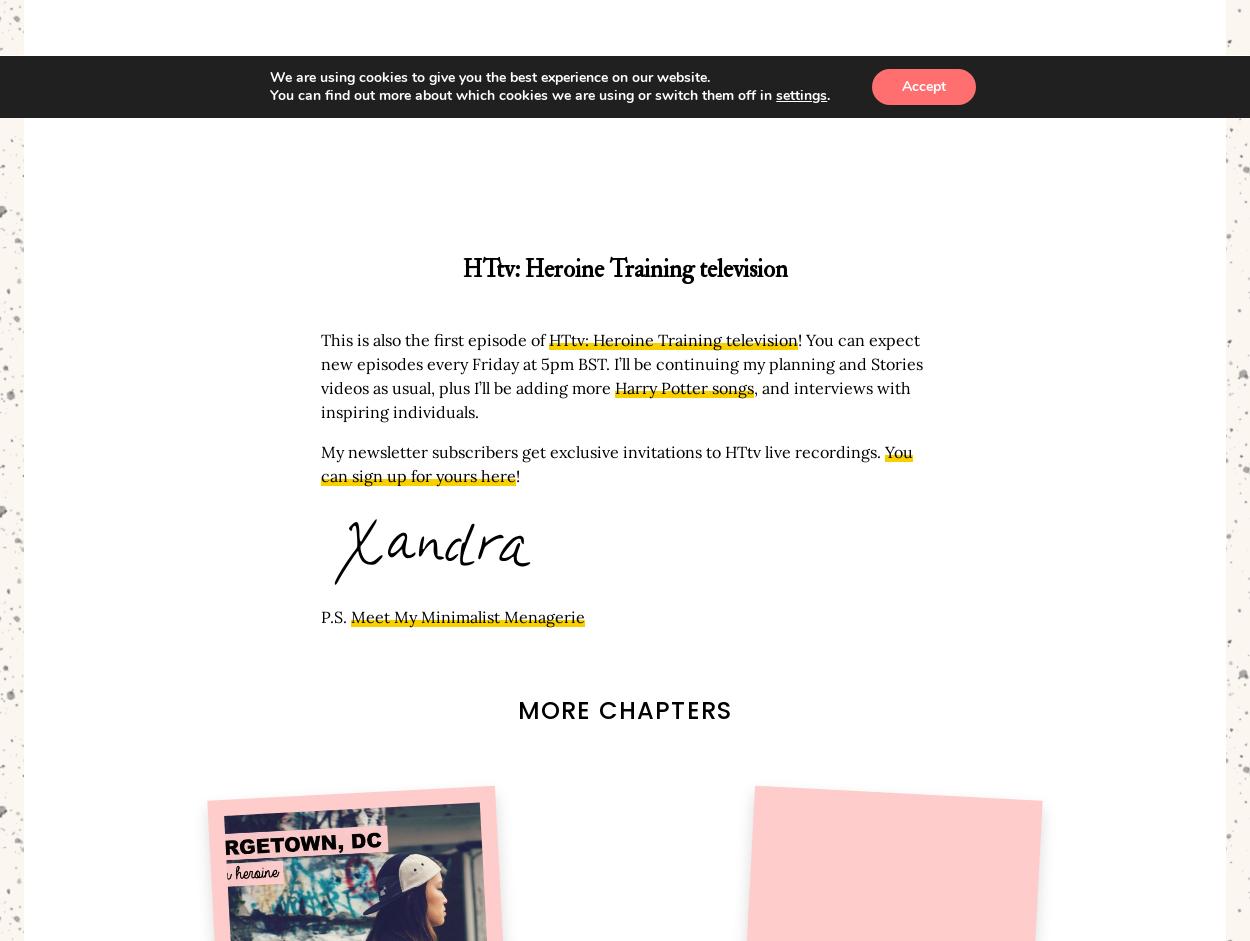 This screenshot has width=1250, height=941. I want to click on 'We are using cookies to give you the best experience on our website.', so click(270, 76).